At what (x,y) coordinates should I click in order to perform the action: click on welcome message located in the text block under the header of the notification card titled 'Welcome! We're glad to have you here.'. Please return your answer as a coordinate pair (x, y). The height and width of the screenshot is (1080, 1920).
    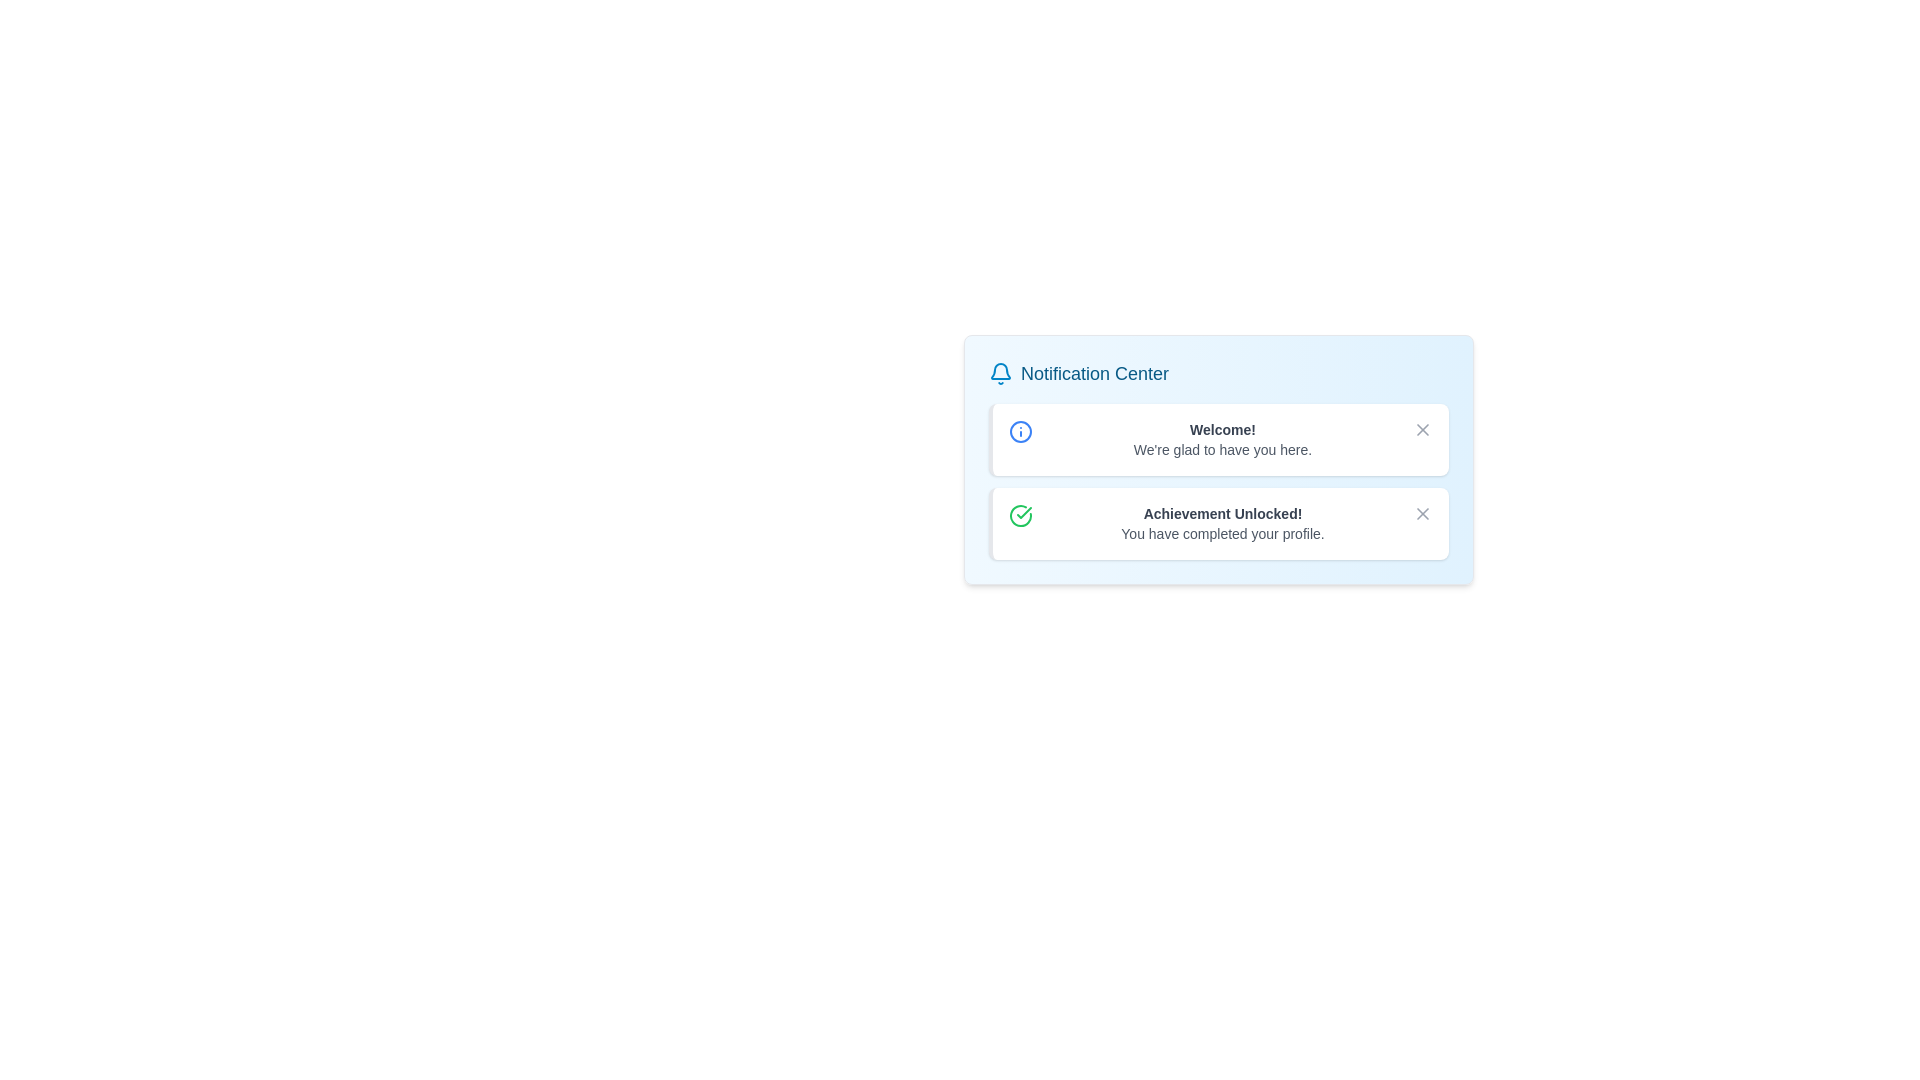
    Looking at the image, I should click on (1222, 438).